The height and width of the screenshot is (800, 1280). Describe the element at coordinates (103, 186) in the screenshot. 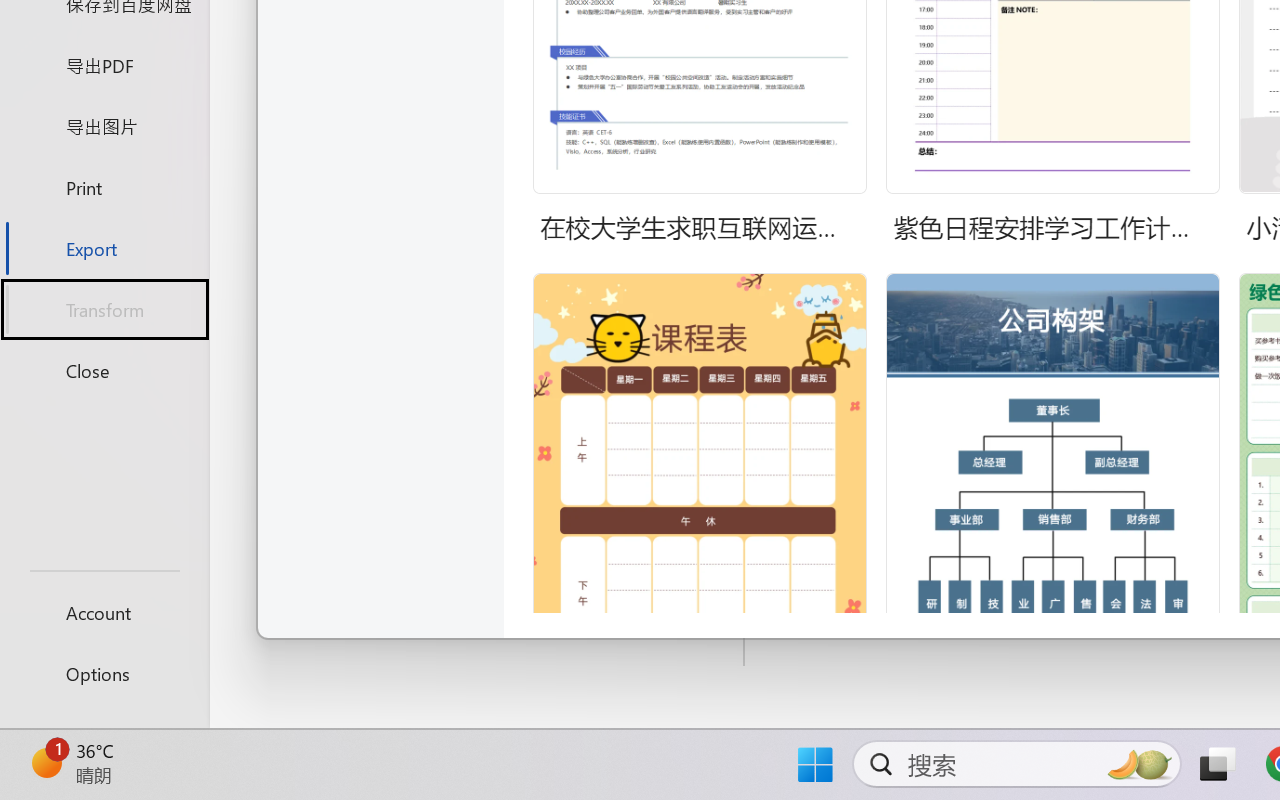

I see `'Print'` at that location.